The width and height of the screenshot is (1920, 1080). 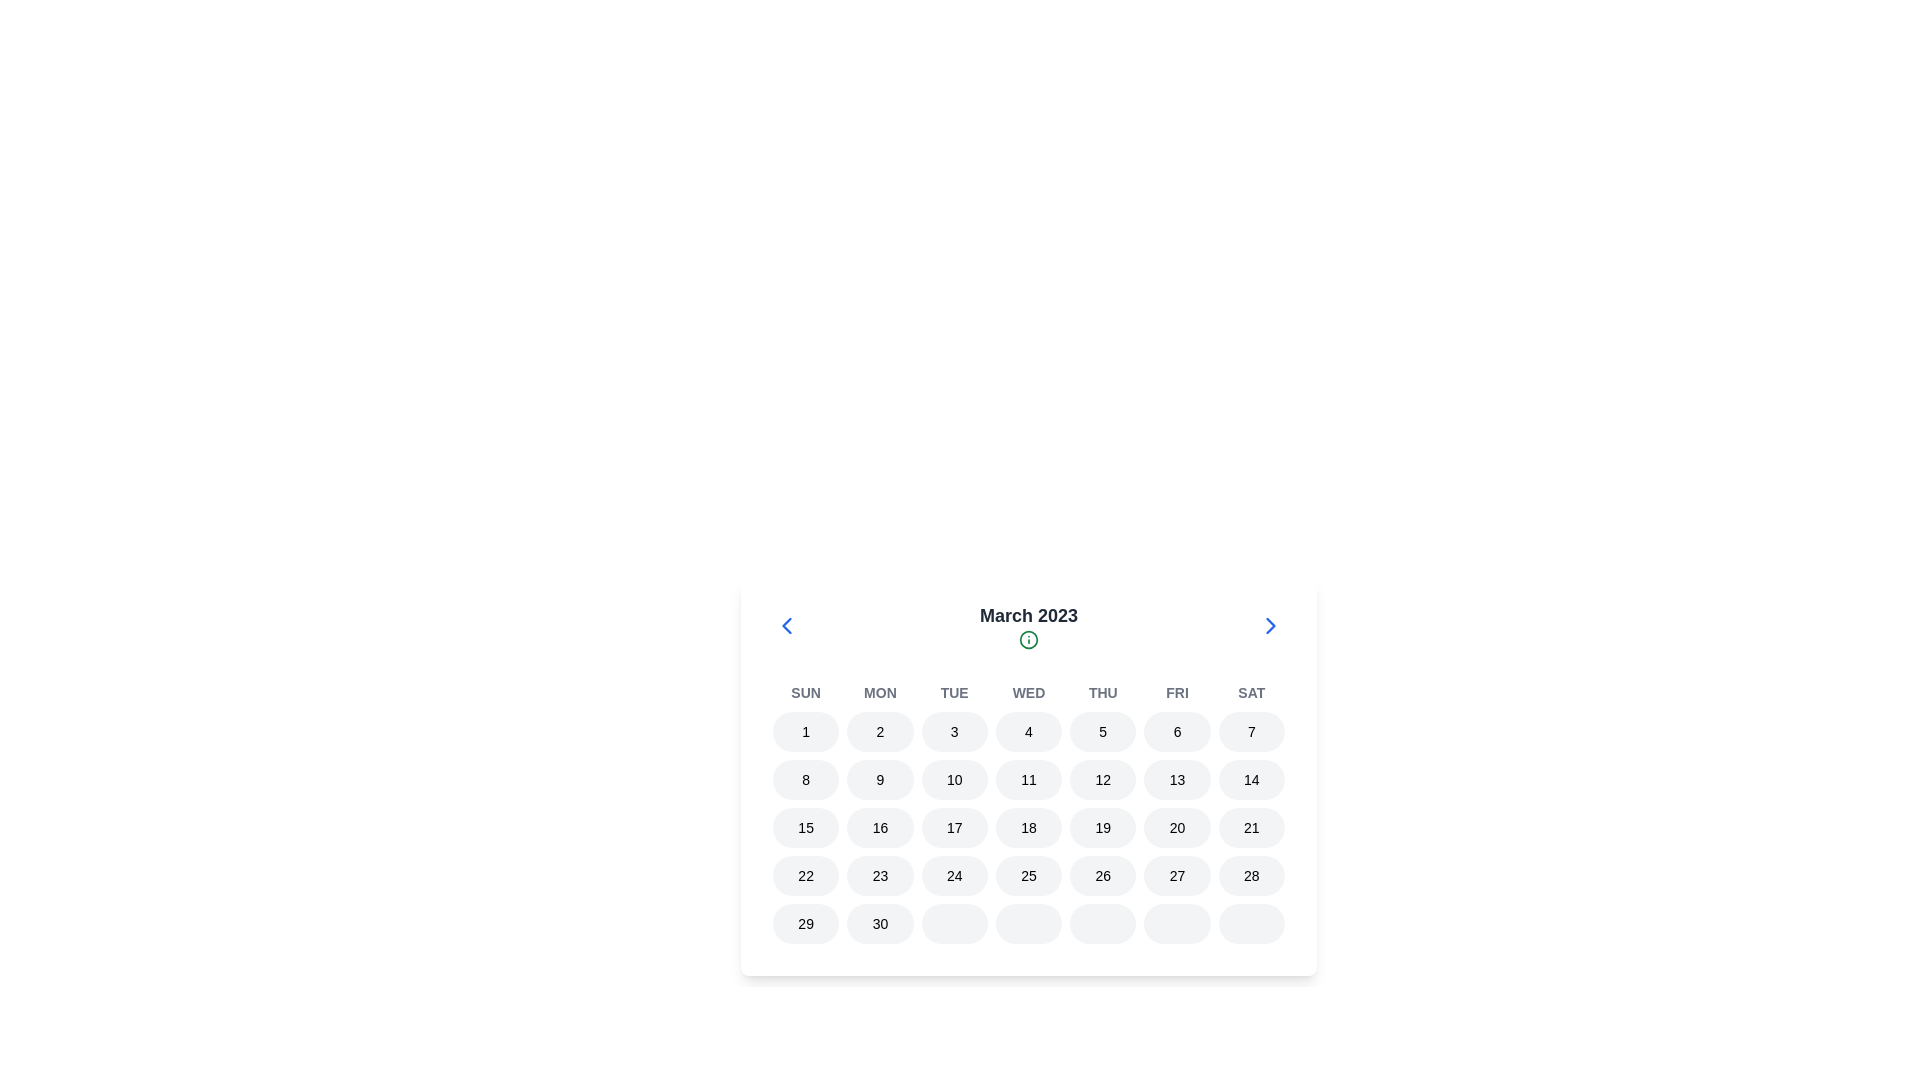 I want to click on the seventh button, so click(x=1102, y=924).